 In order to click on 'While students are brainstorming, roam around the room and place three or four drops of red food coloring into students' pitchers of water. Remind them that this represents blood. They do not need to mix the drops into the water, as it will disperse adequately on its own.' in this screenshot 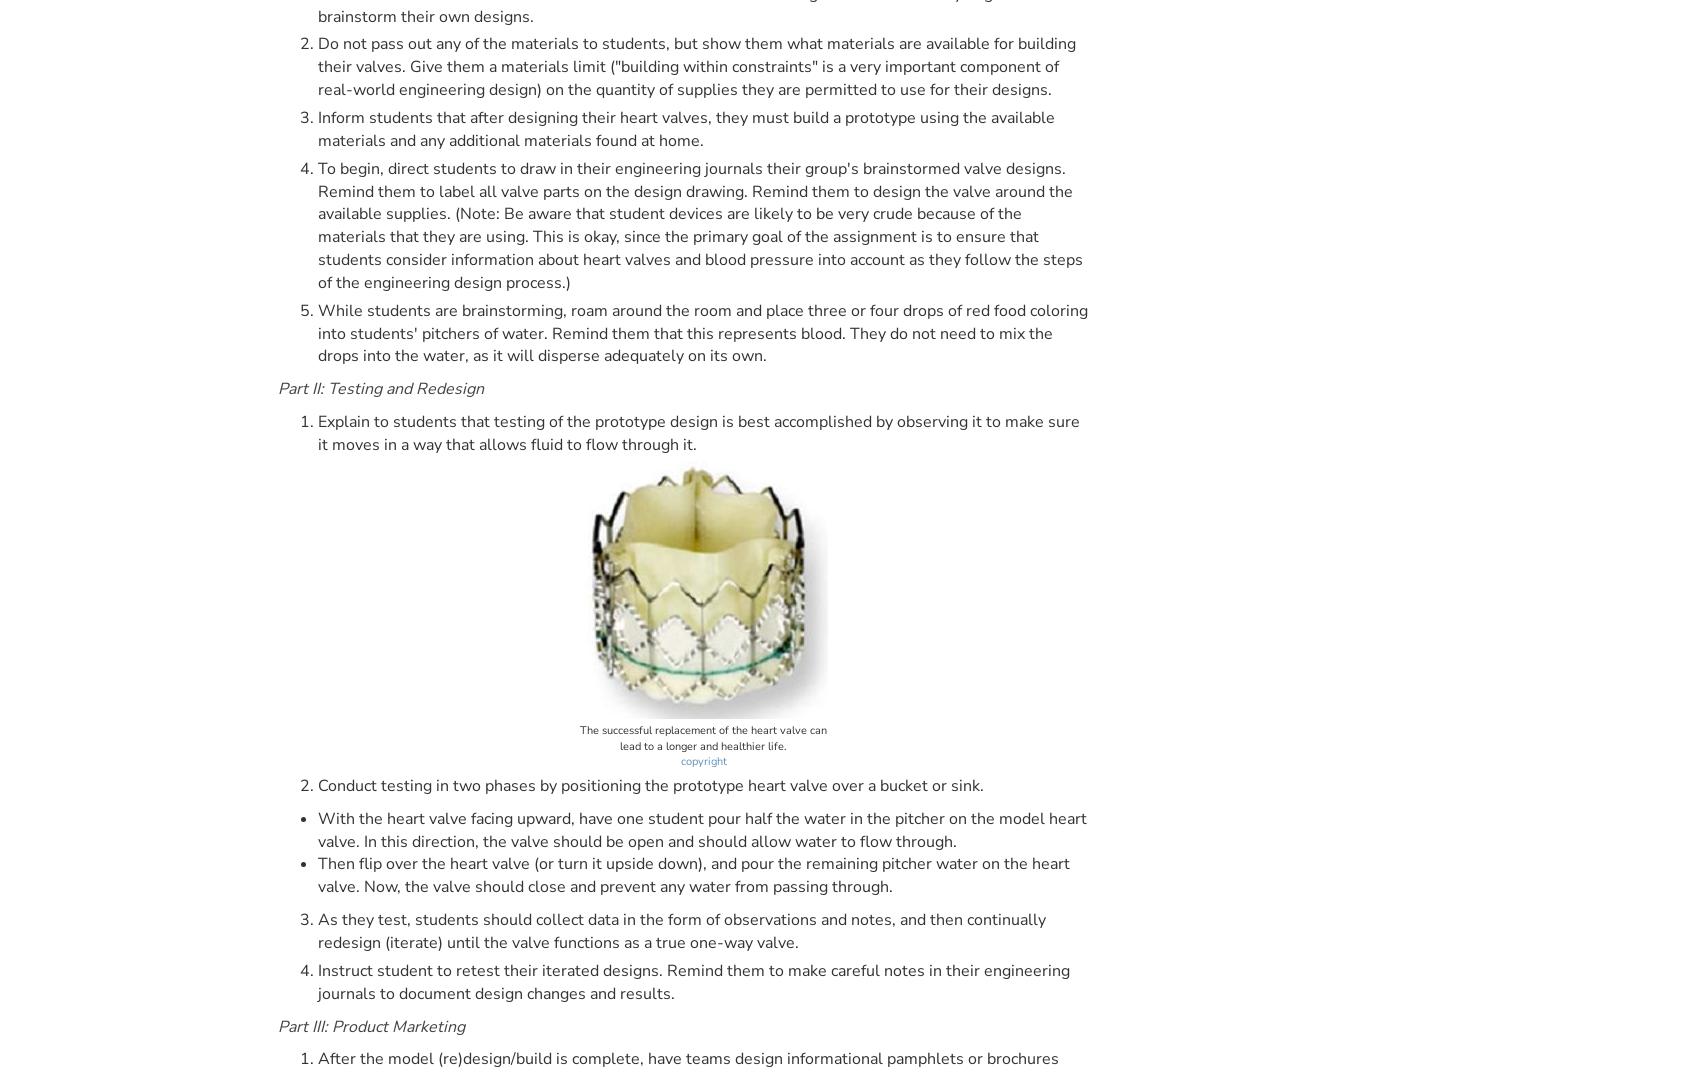, I will do `click(702, 332)`.